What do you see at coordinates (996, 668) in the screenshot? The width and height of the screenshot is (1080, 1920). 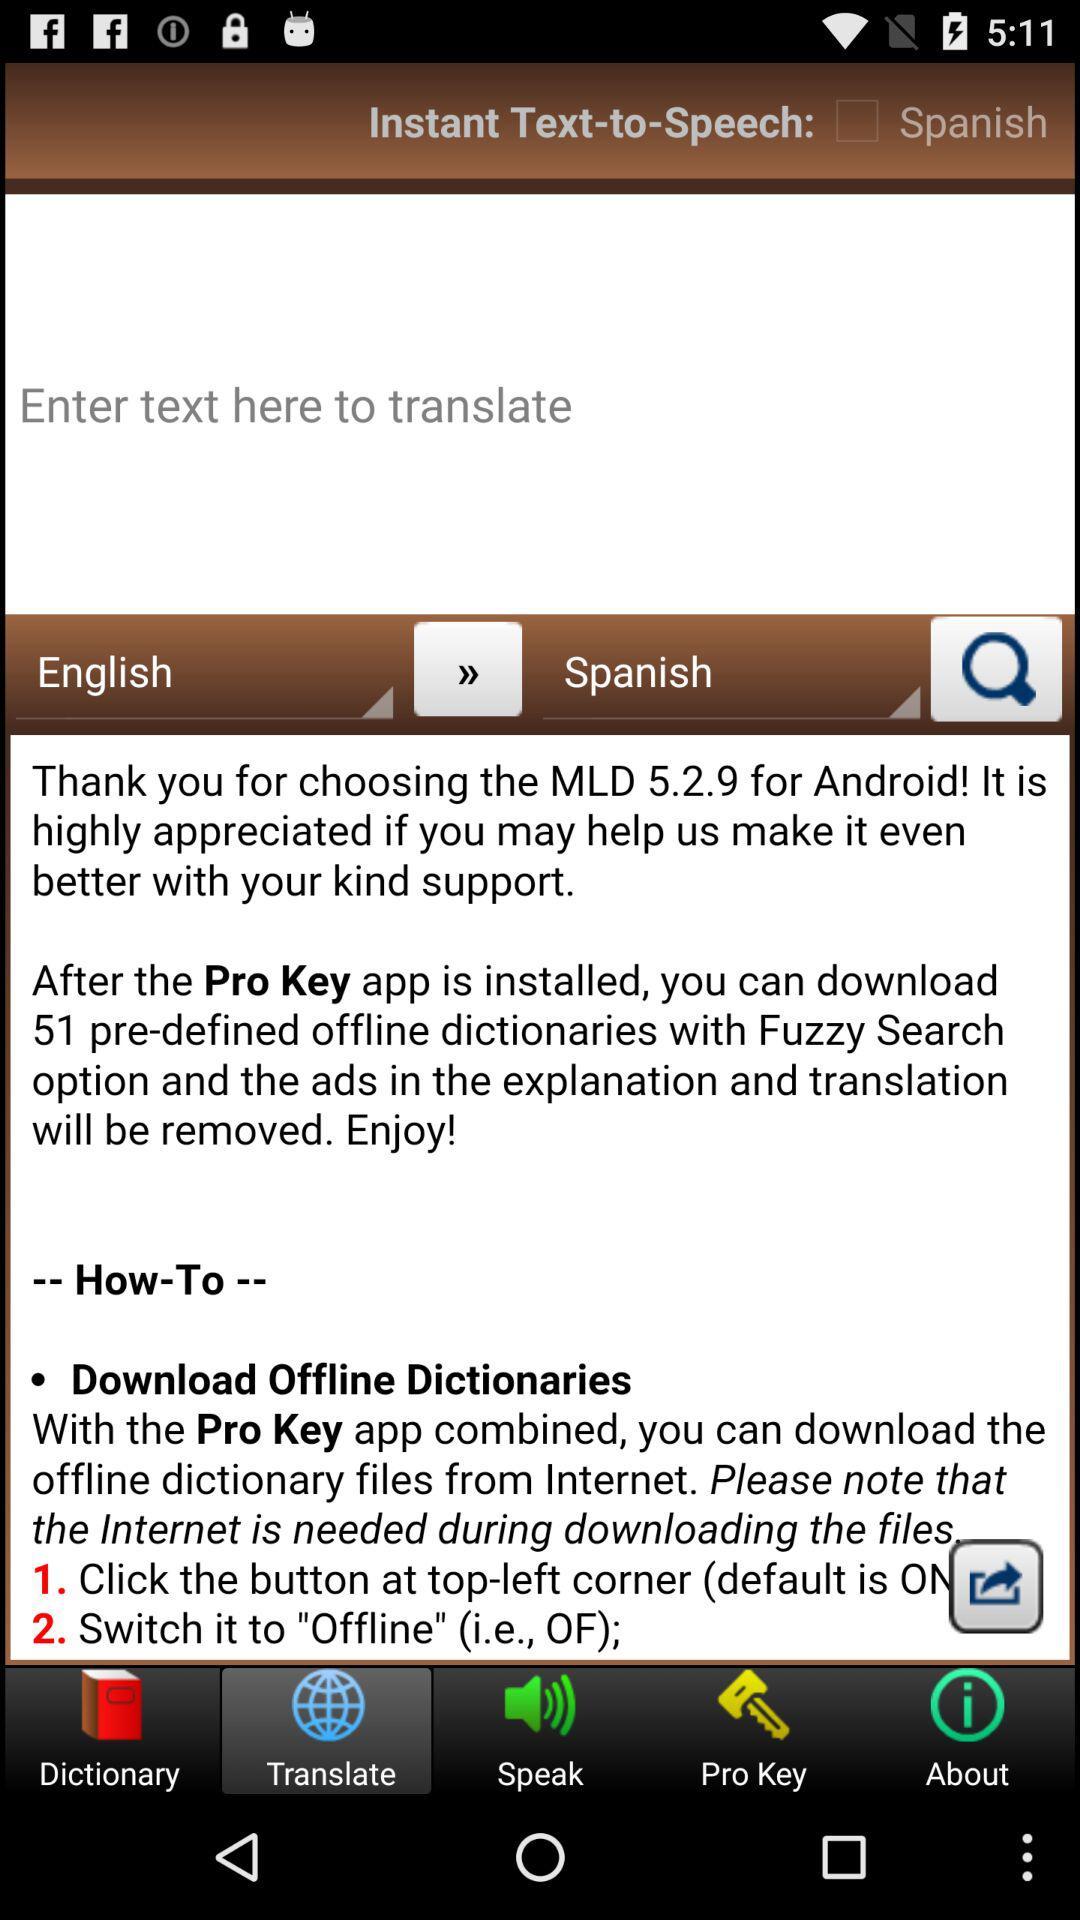 I see `zoom page` at bounding box center [996, 668].